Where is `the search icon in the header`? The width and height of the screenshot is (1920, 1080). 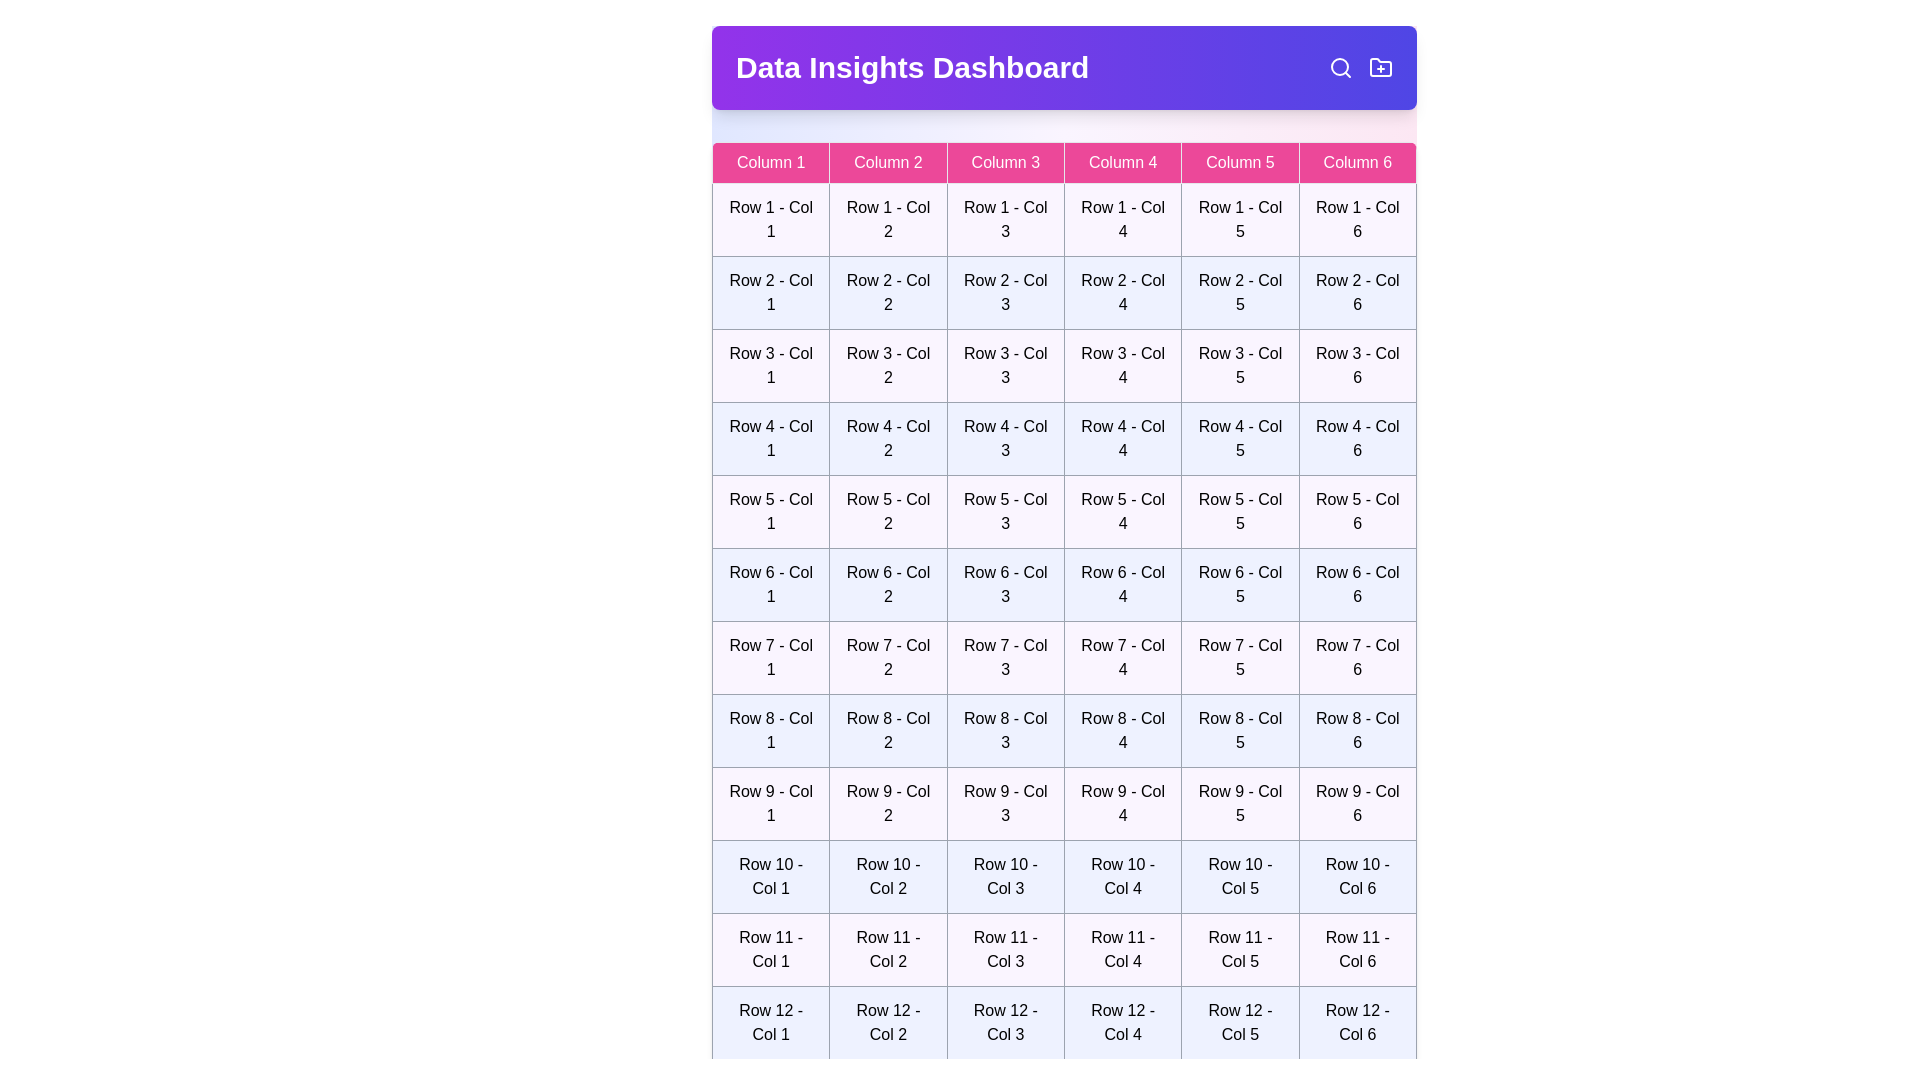 the search icon in the header is located at coordinates (1340, 67).